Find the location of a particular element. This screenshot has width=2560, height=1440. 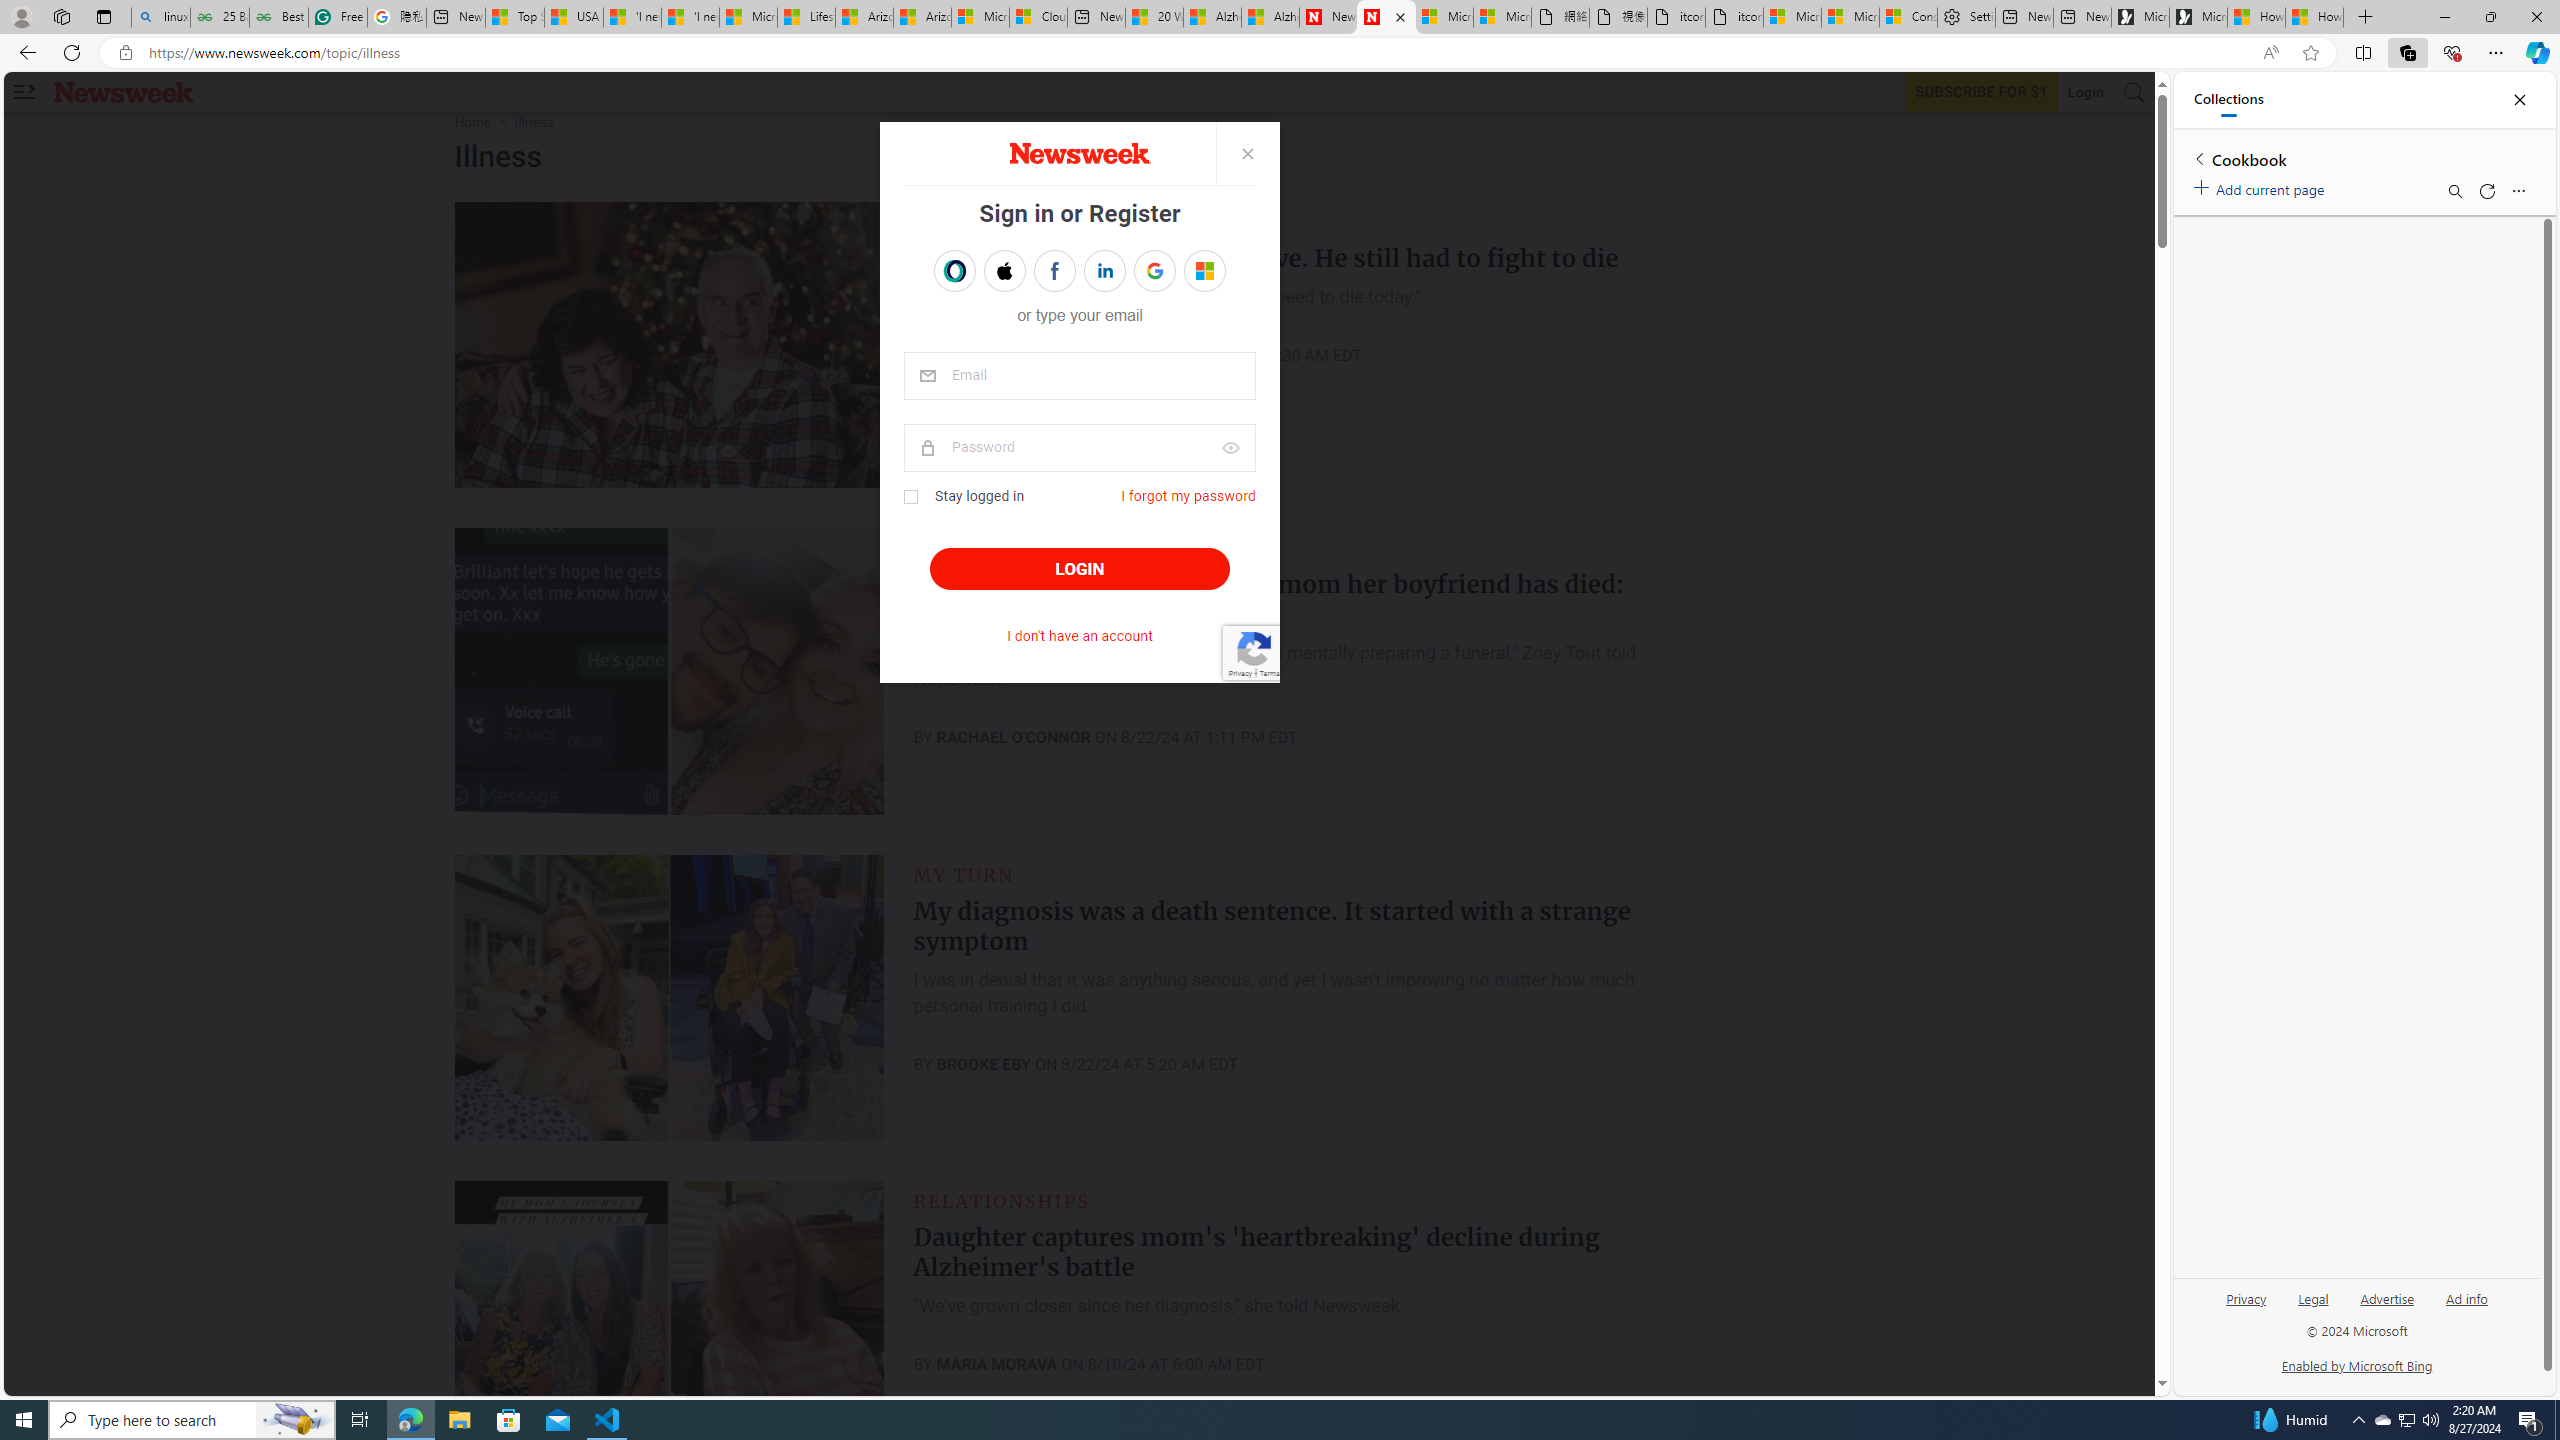

'LOGIN' is located at coordinates (1079, 568).